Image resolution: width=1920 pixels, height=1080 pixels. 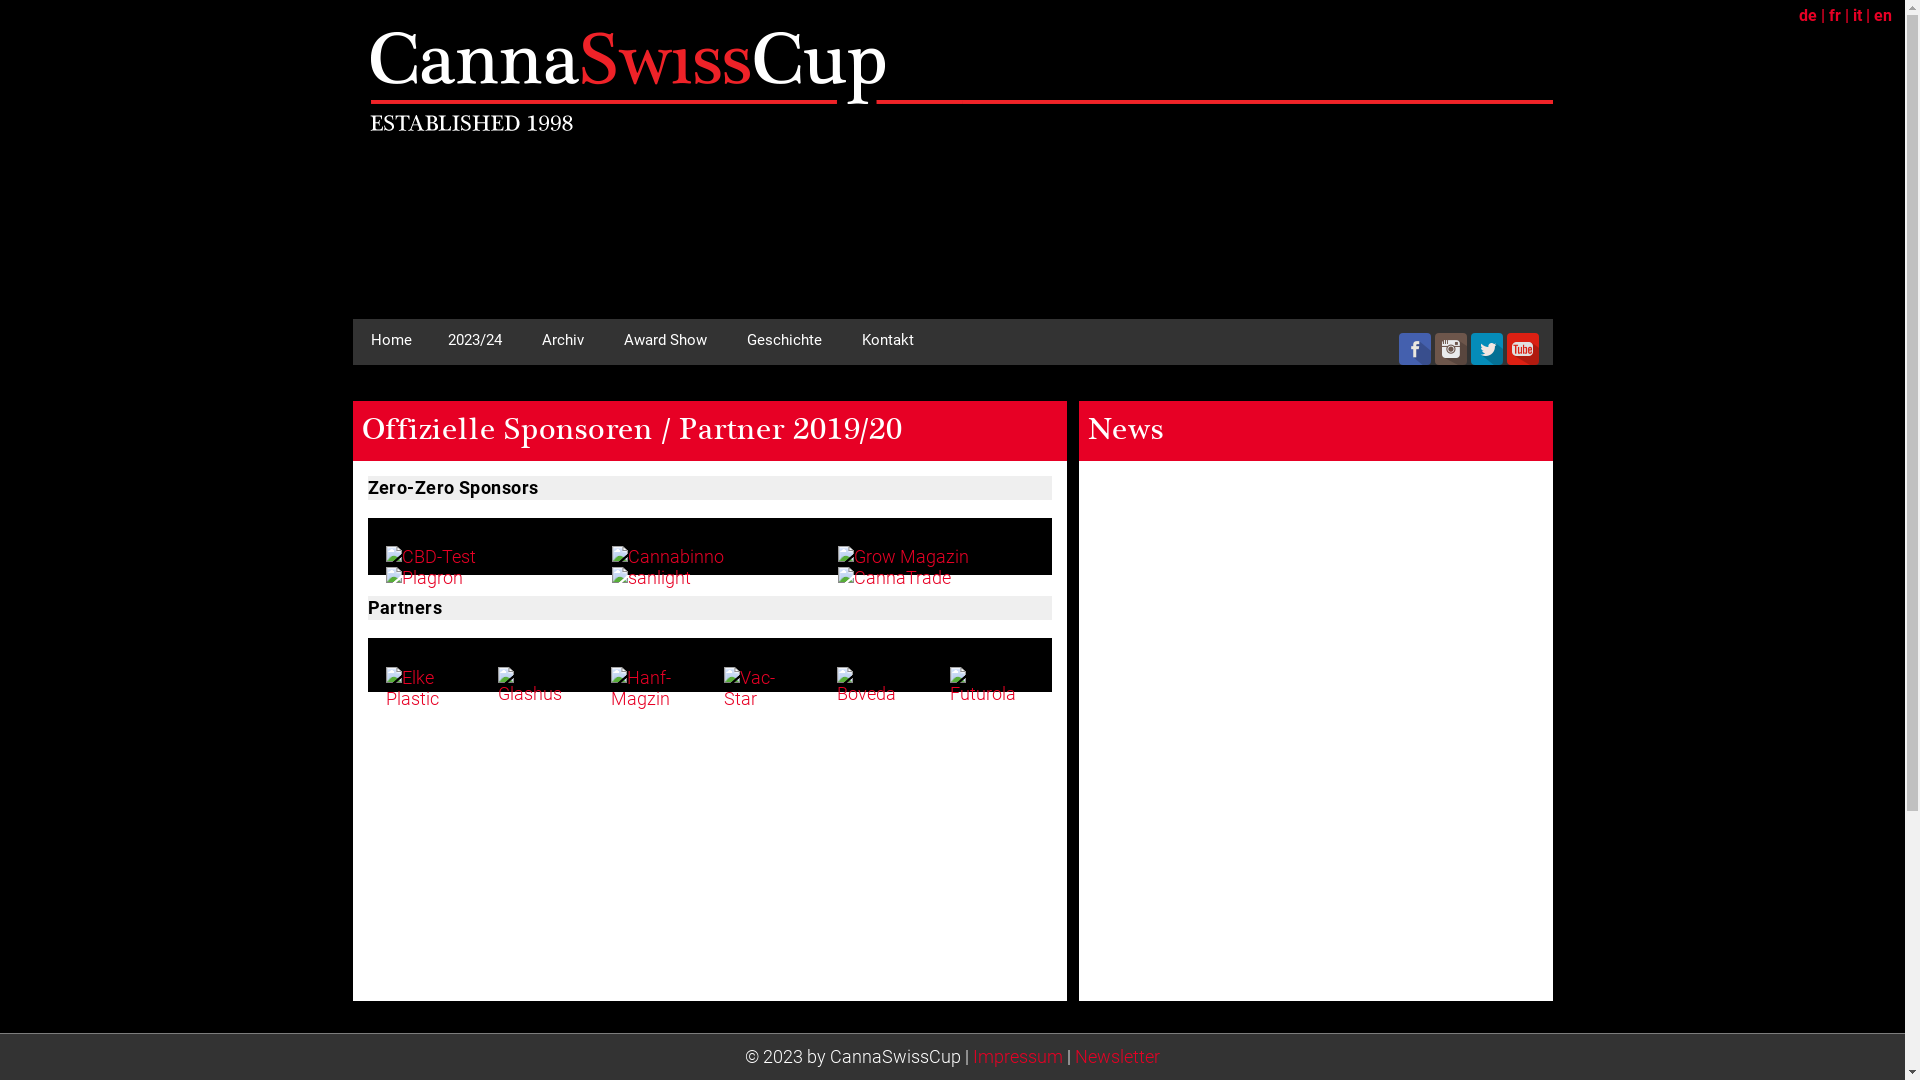 I want to click on 'Plagron', so click(x=423, y=577).